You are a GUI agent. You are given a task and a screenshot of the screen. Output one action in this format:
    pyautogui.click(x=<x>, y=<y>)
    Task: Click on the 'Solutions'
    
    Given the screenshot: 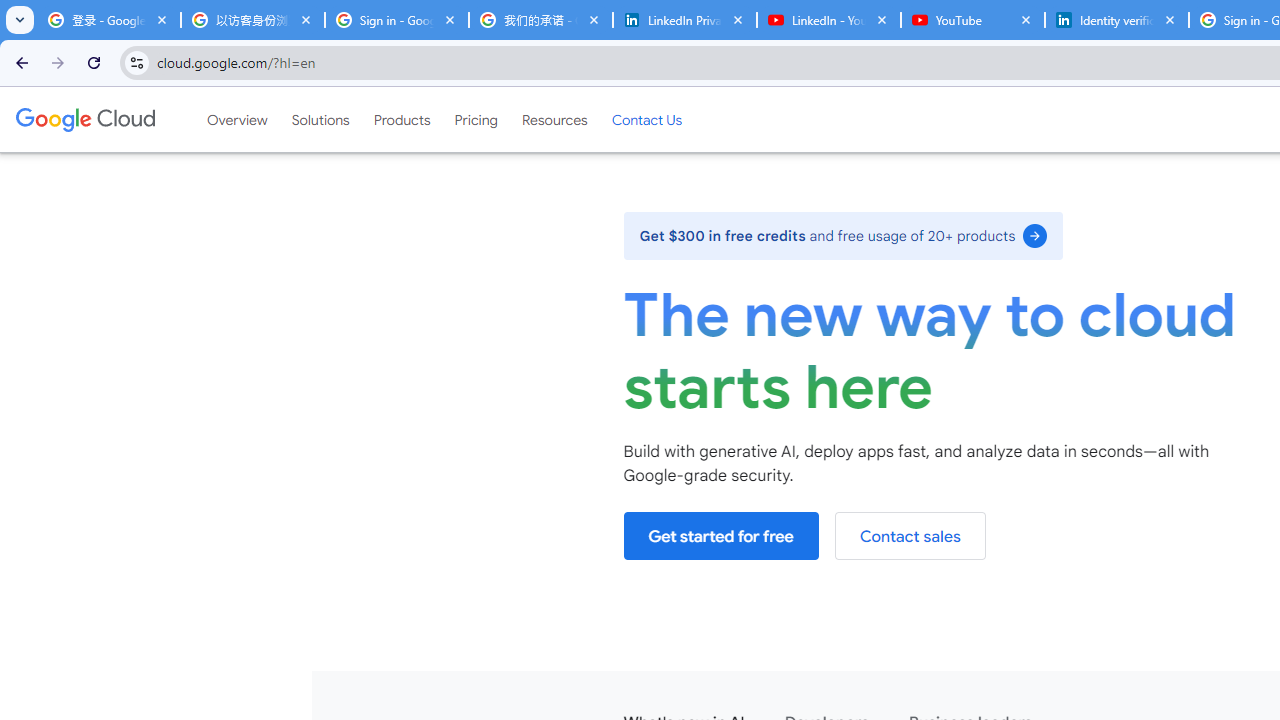 What is the action you would take?
    pyautogui.click(x=320, y=119)
    